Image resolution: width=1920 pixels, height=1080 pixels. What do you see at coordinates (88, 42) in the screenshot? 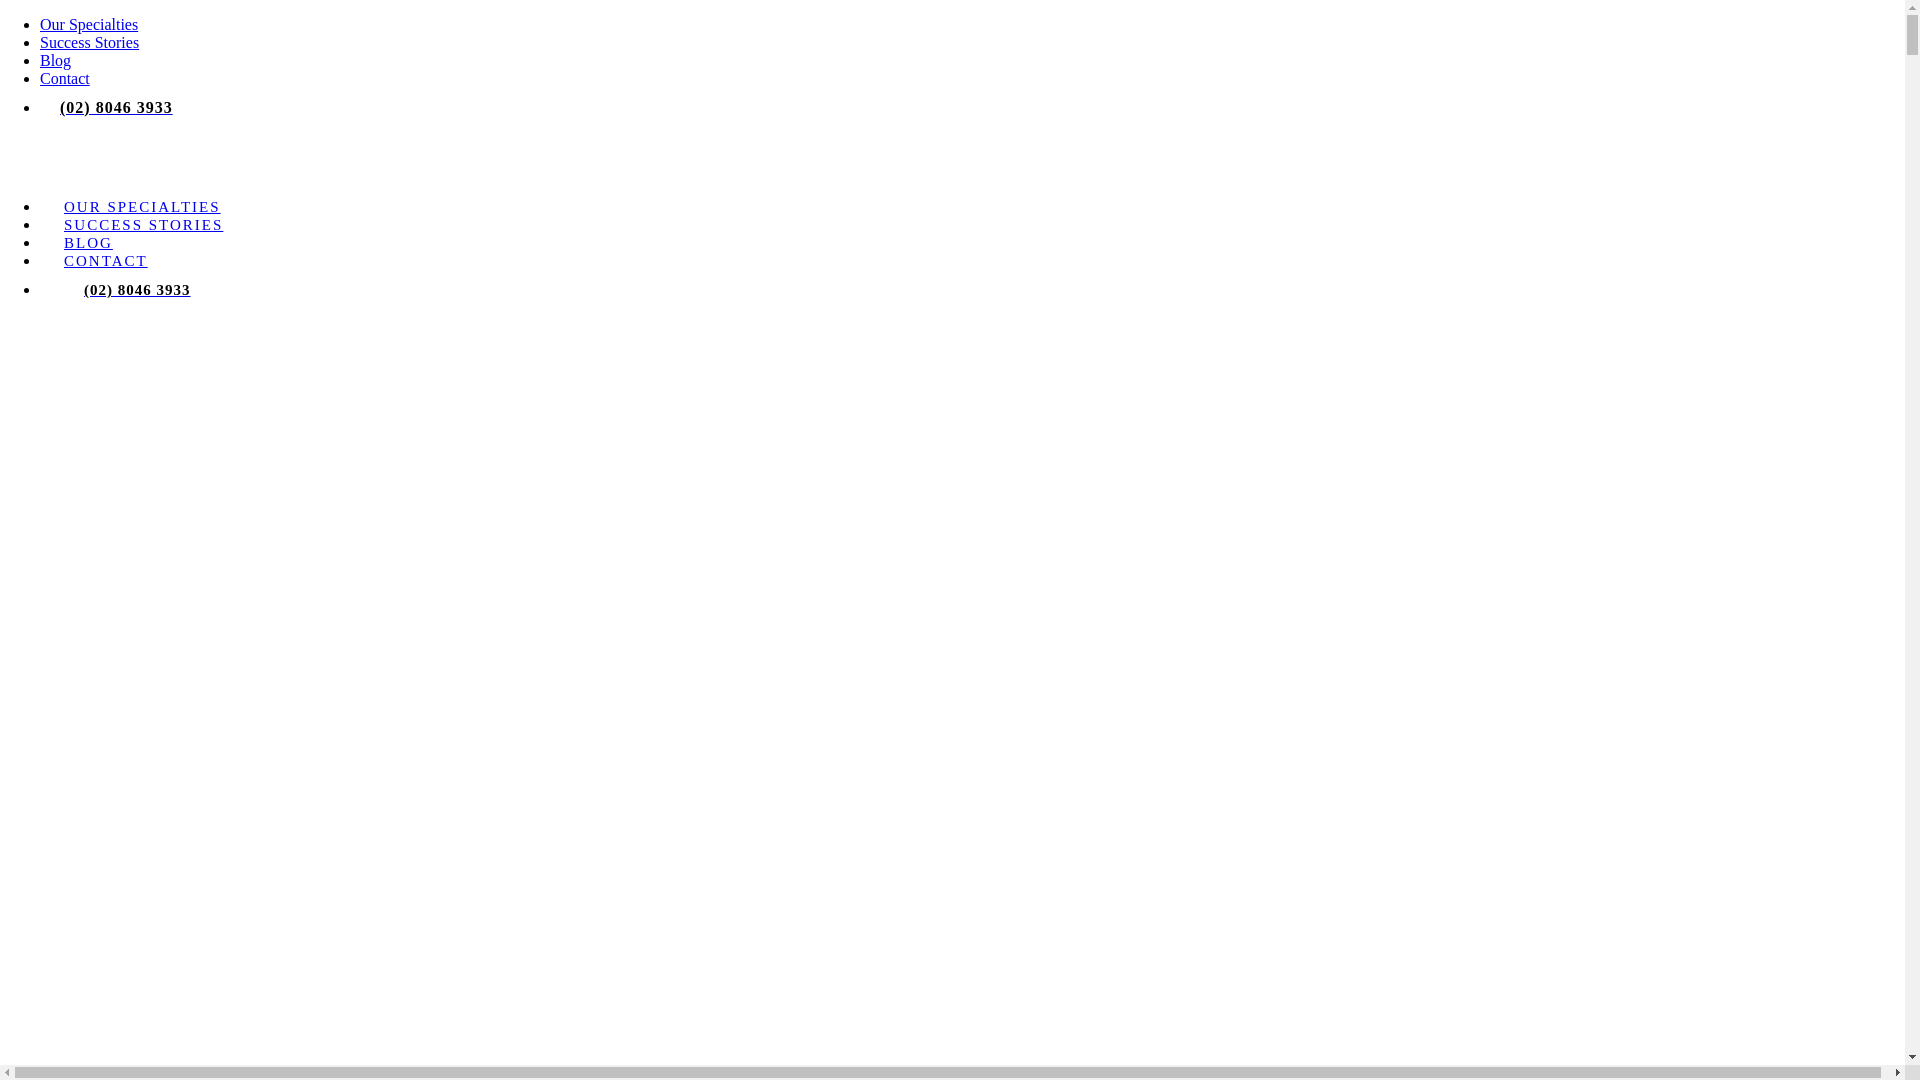
I see `'Success Stories'` at bounding box center [88, 42].